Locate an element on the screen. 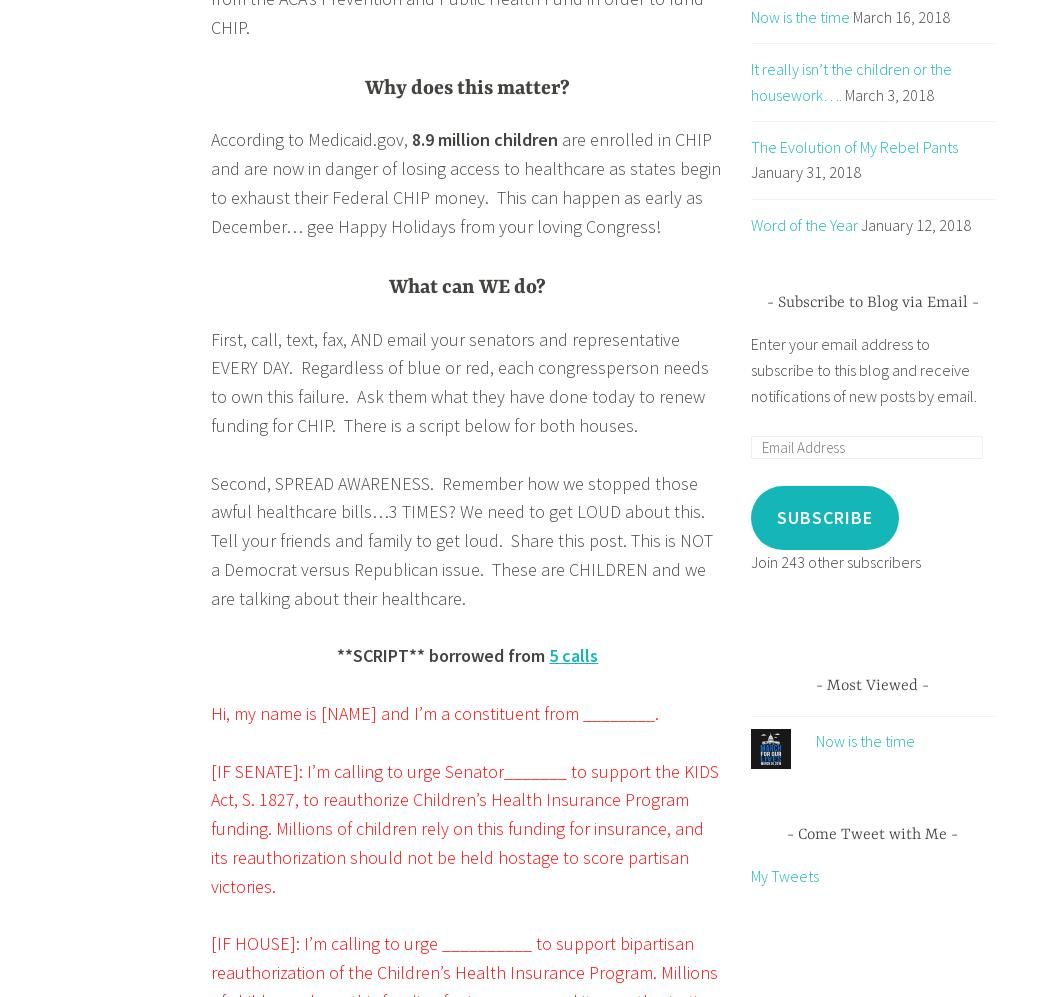  '5 calls' is located at coordinates (572, 655).